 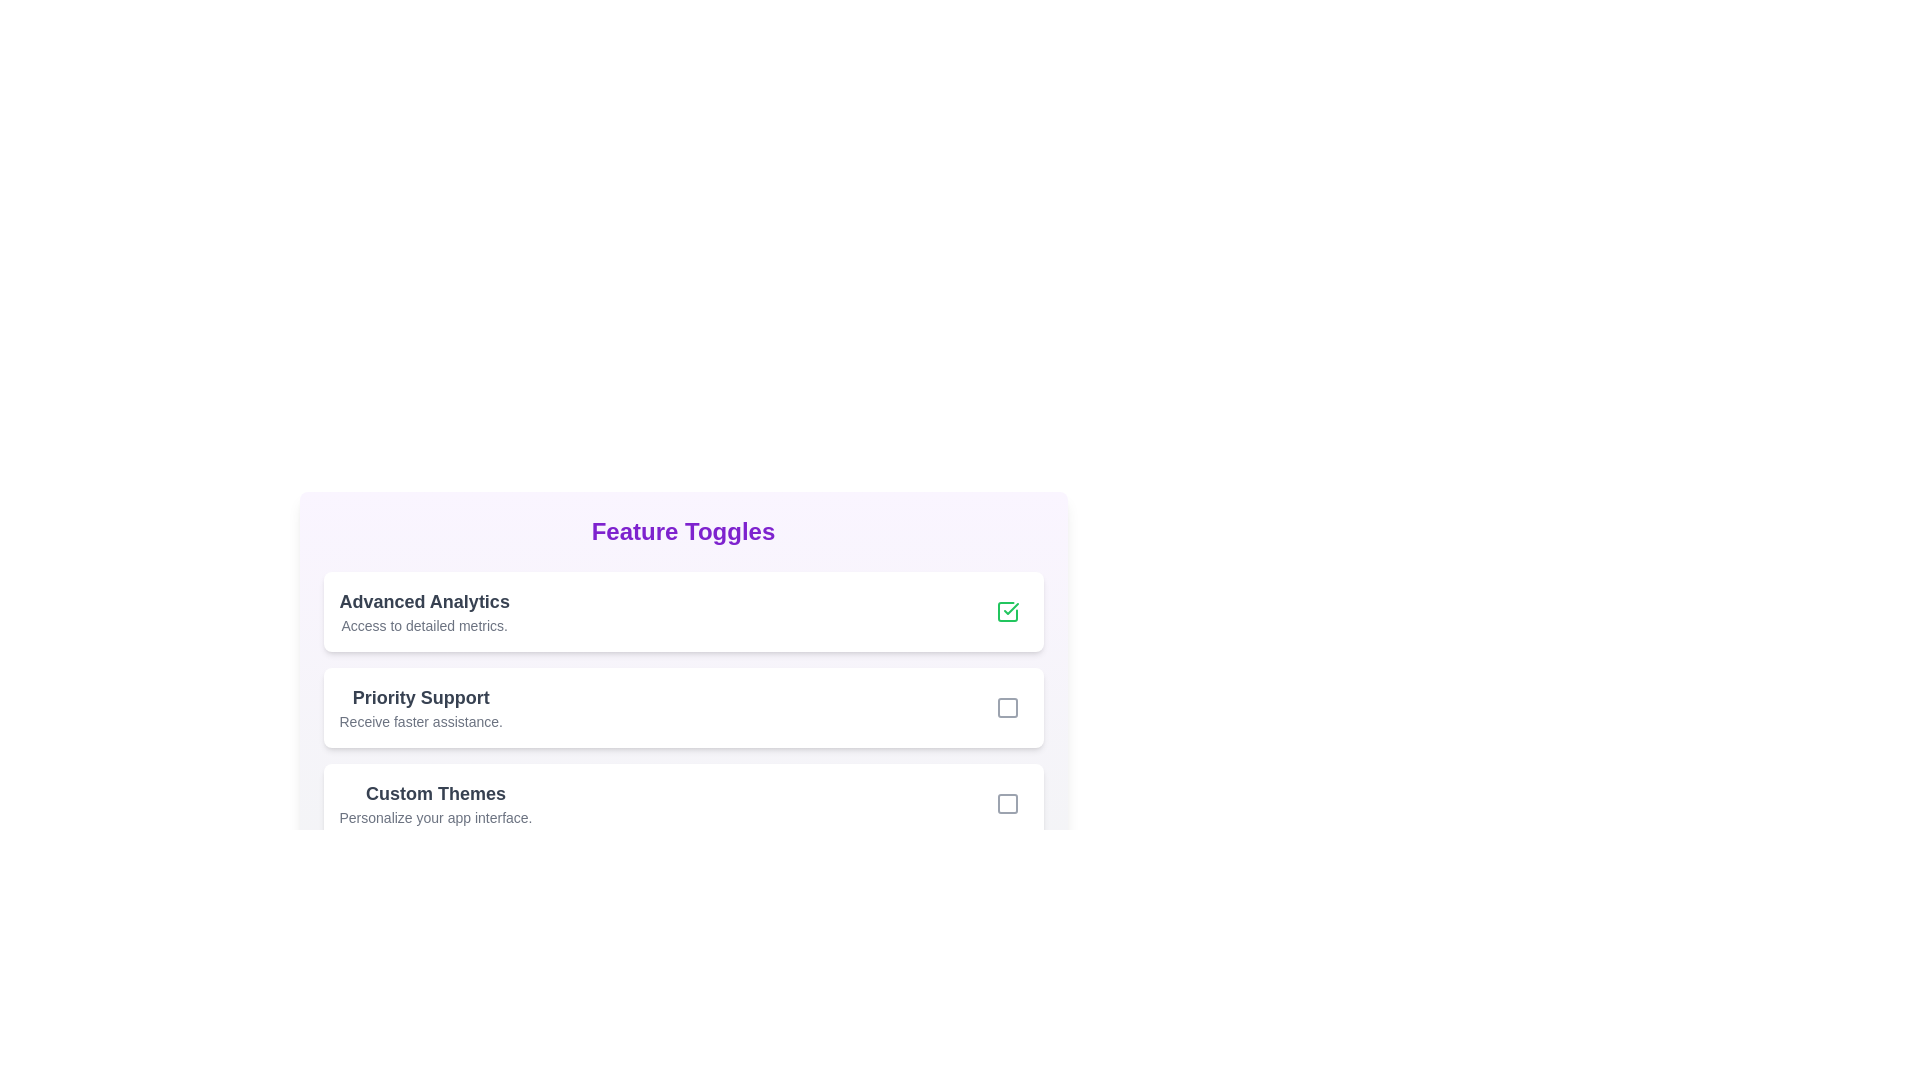 I want to click on the second toggle icon in the 'Priority Support' row, which indicates the toggle state of a feature and likely represents a disabled or inactive status, so click(x=1007, y=707).